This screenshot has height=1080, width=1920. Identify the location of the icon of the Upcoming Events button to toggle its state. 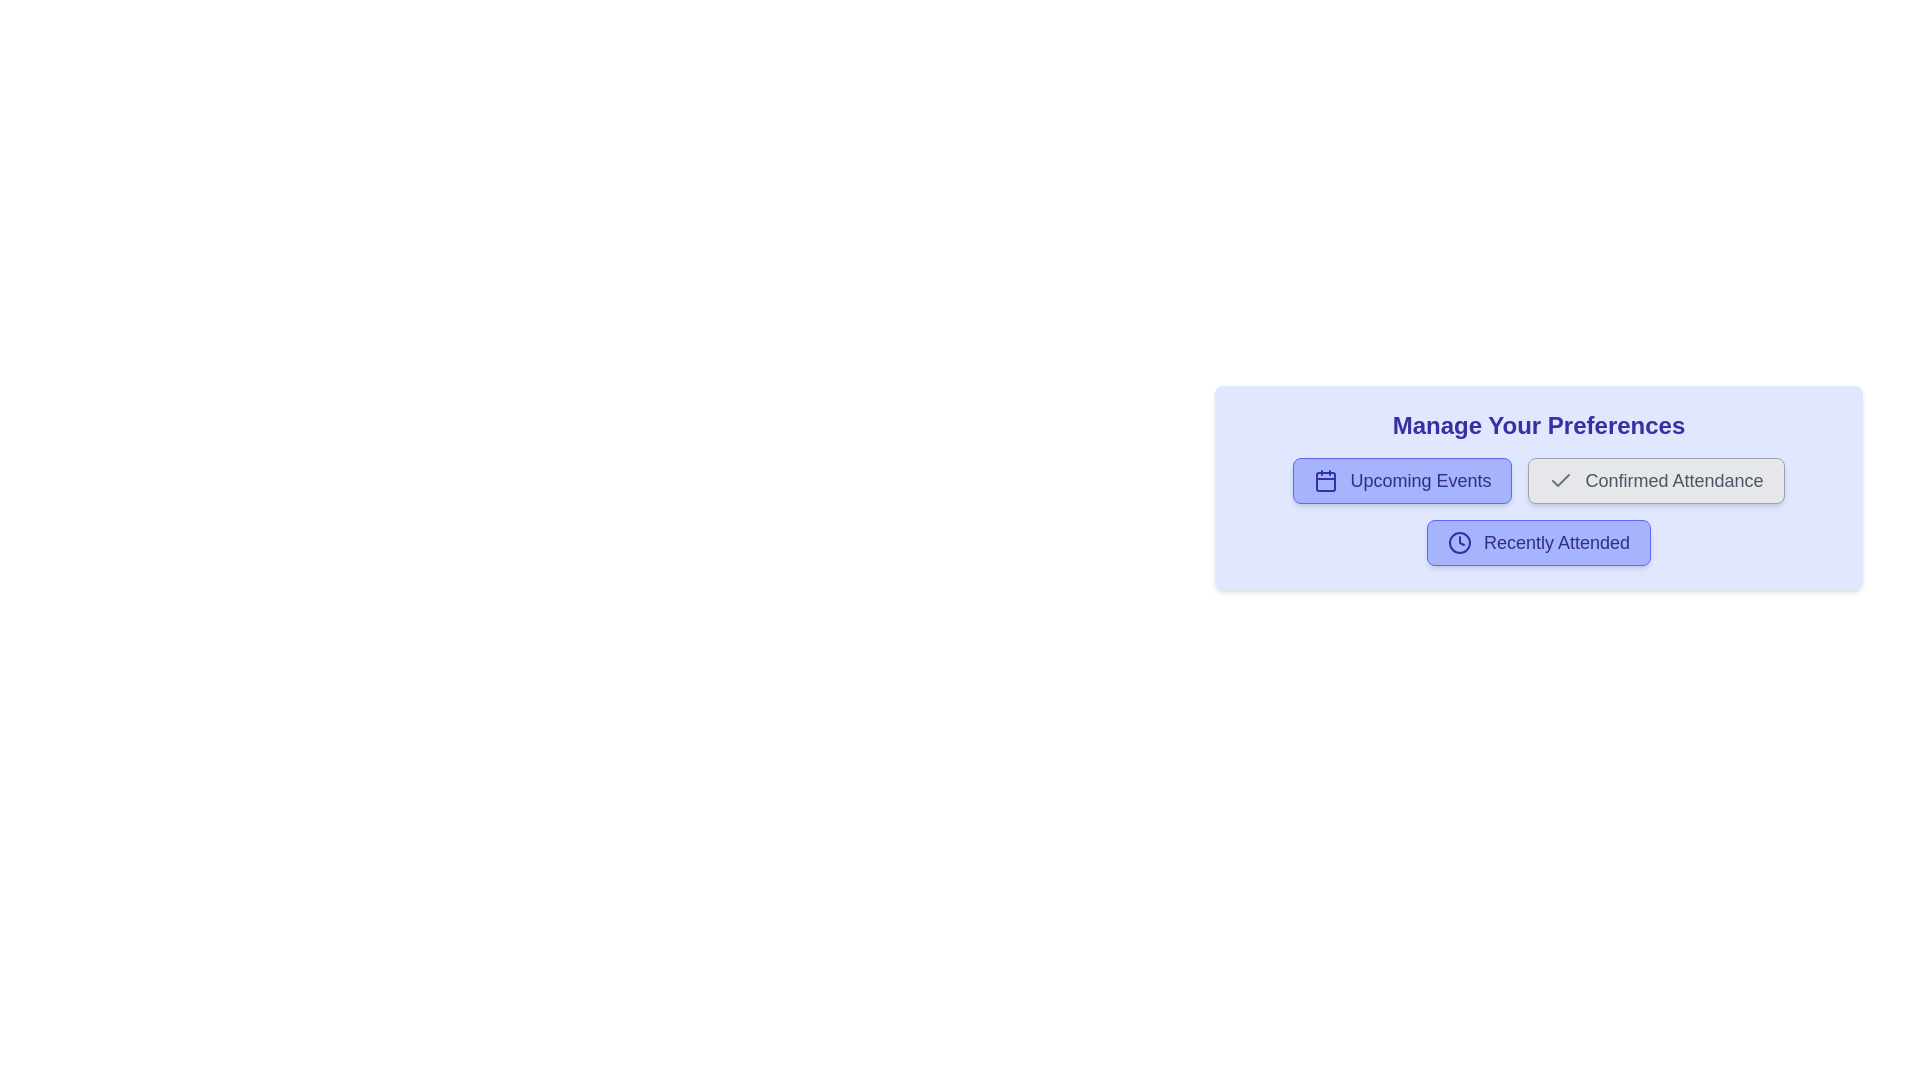
(1326, 481).